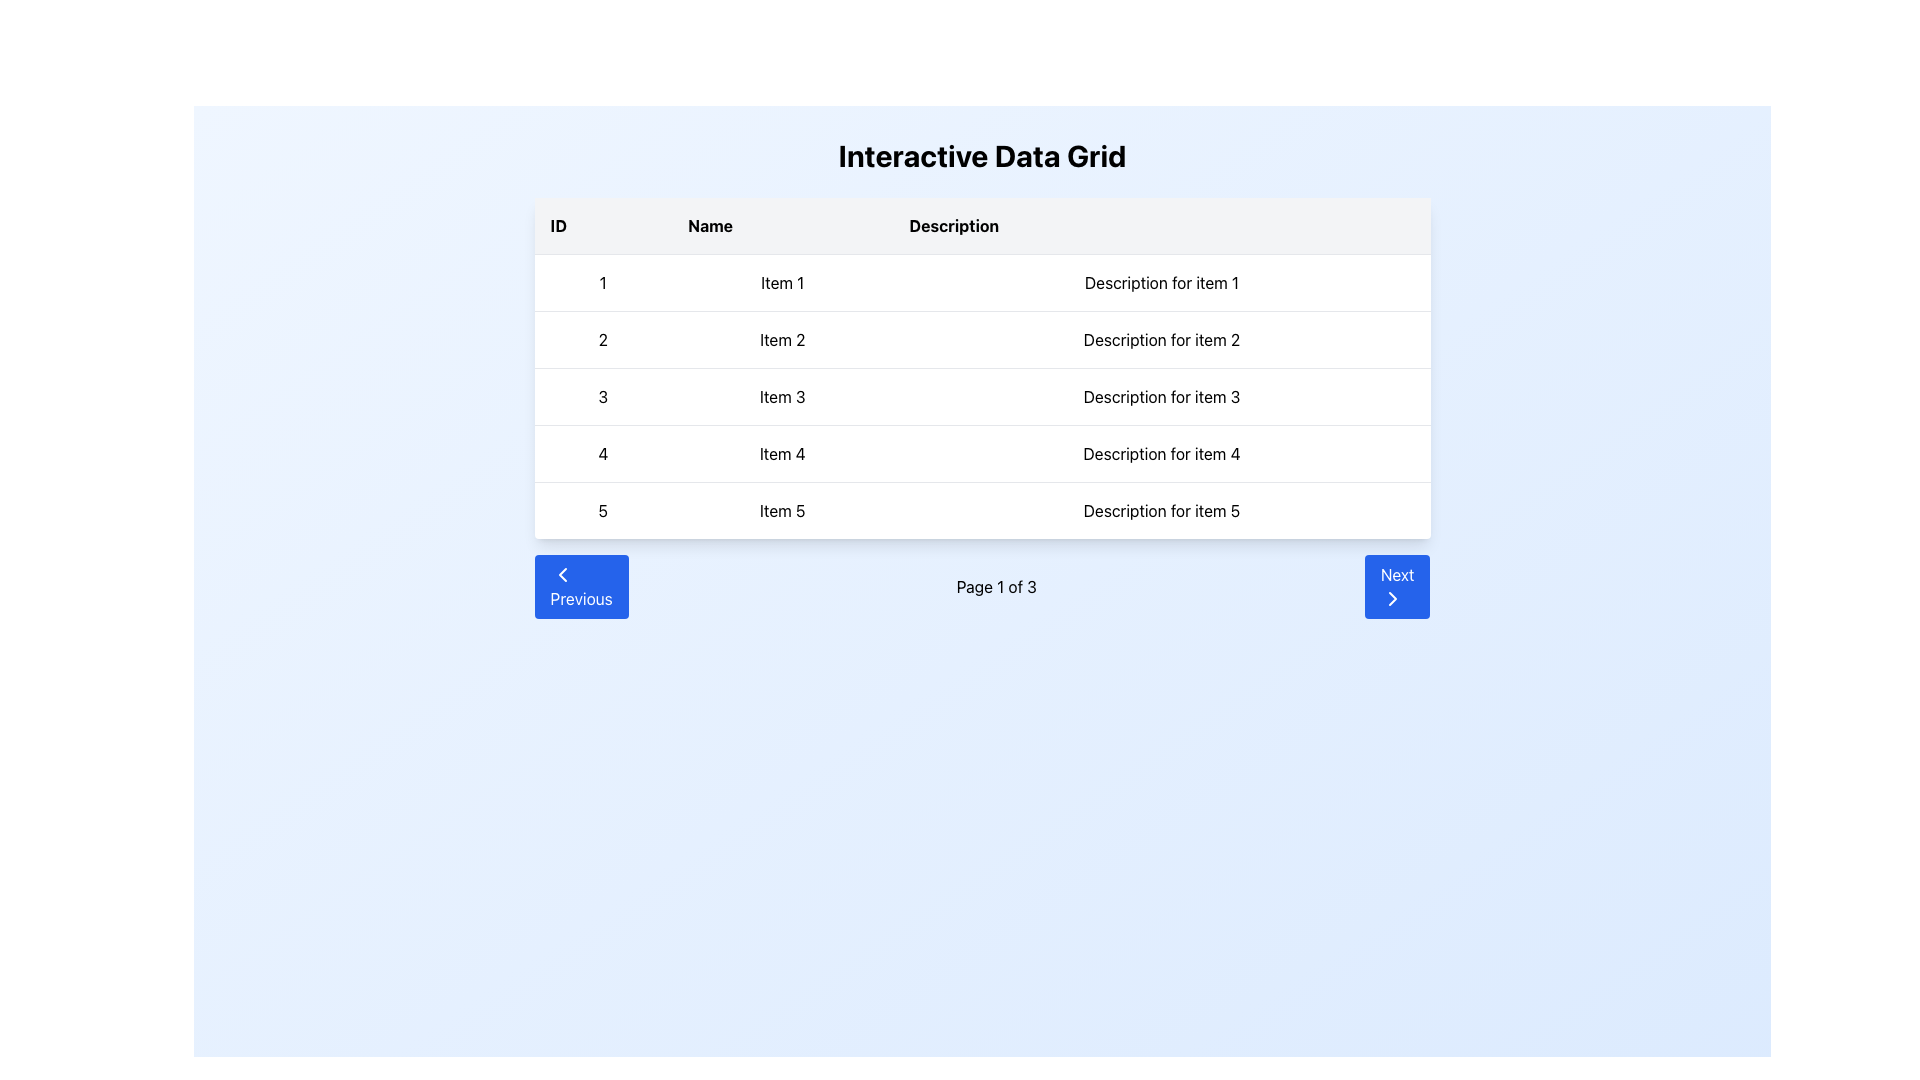 Image resolution: width=1920 pixels, height=1080 pixels. I want to click on text content of the table cell containing 'Description for item 5', located in the third column of the fifth row of the table, so click(1161, 509).